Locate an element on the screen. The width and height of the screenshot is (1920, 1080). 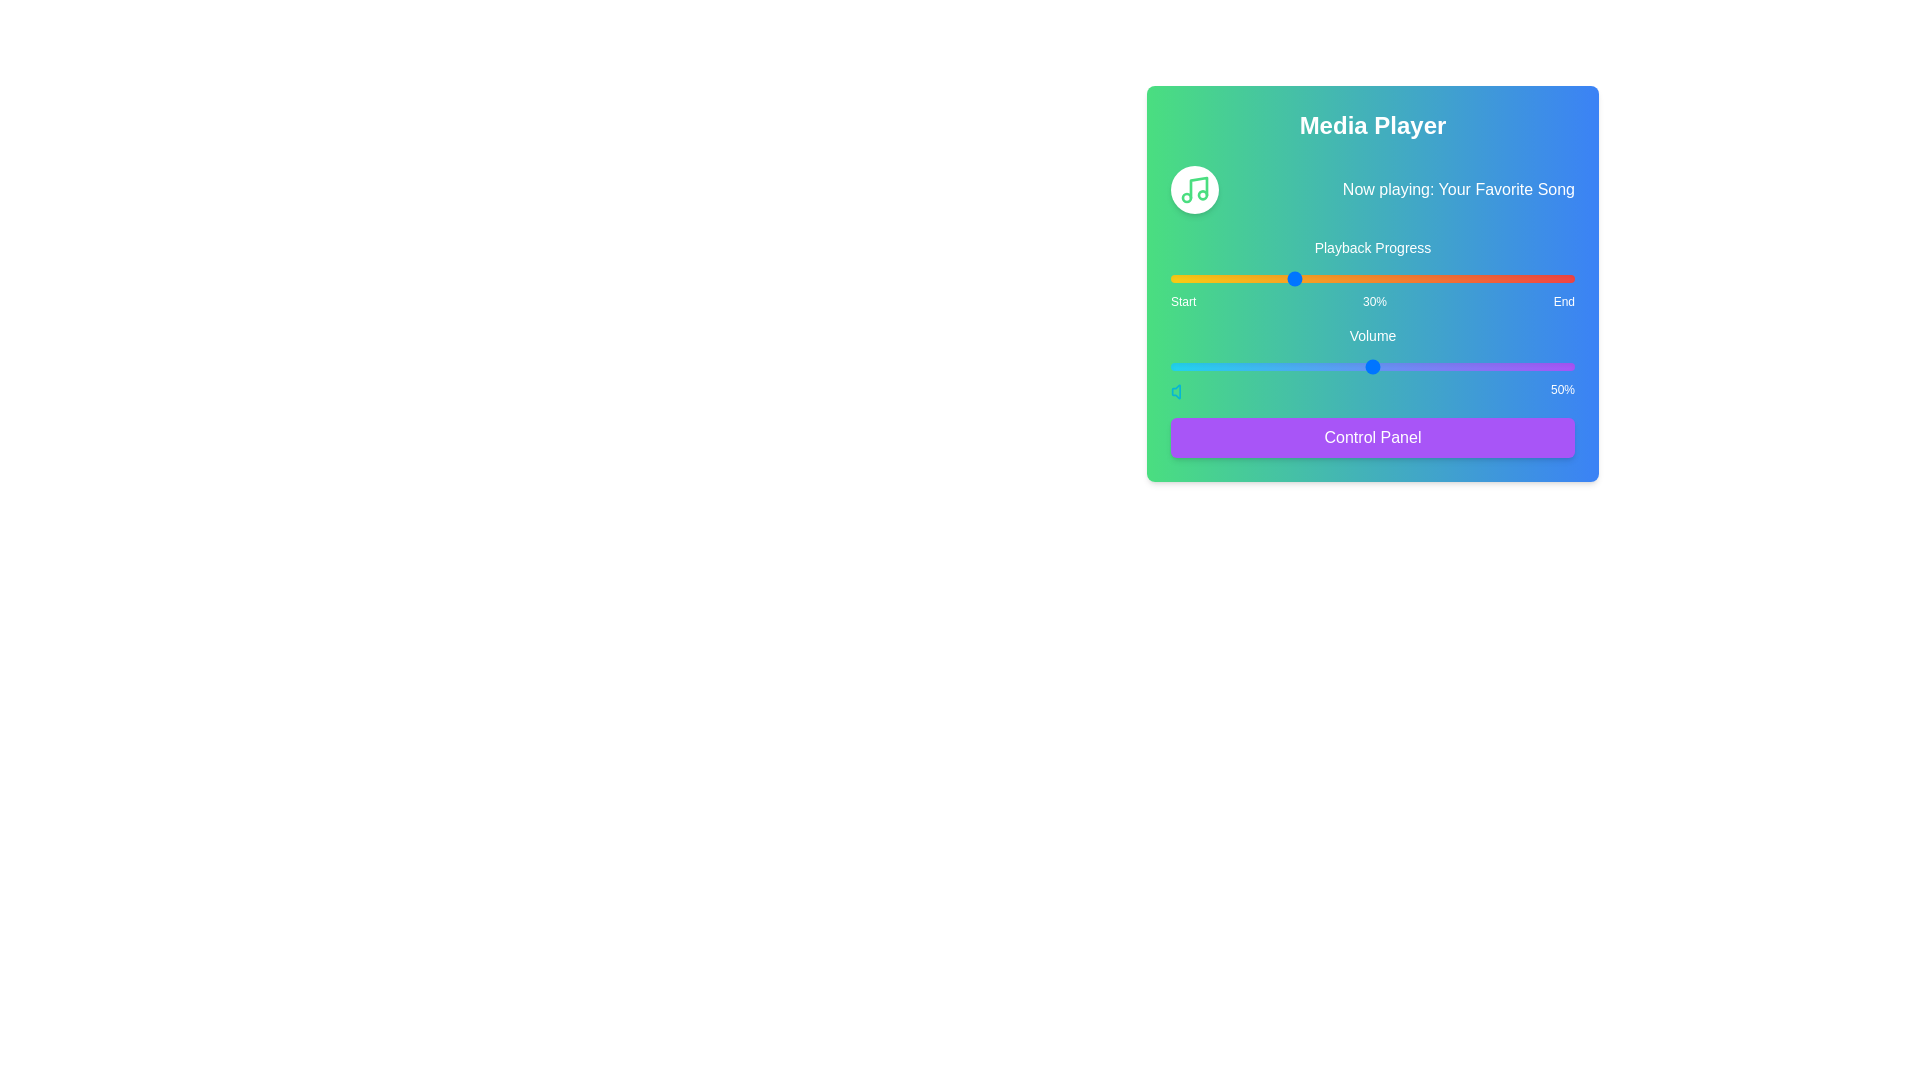
the volume slider to 42% is located at coordinates (1340, 366).